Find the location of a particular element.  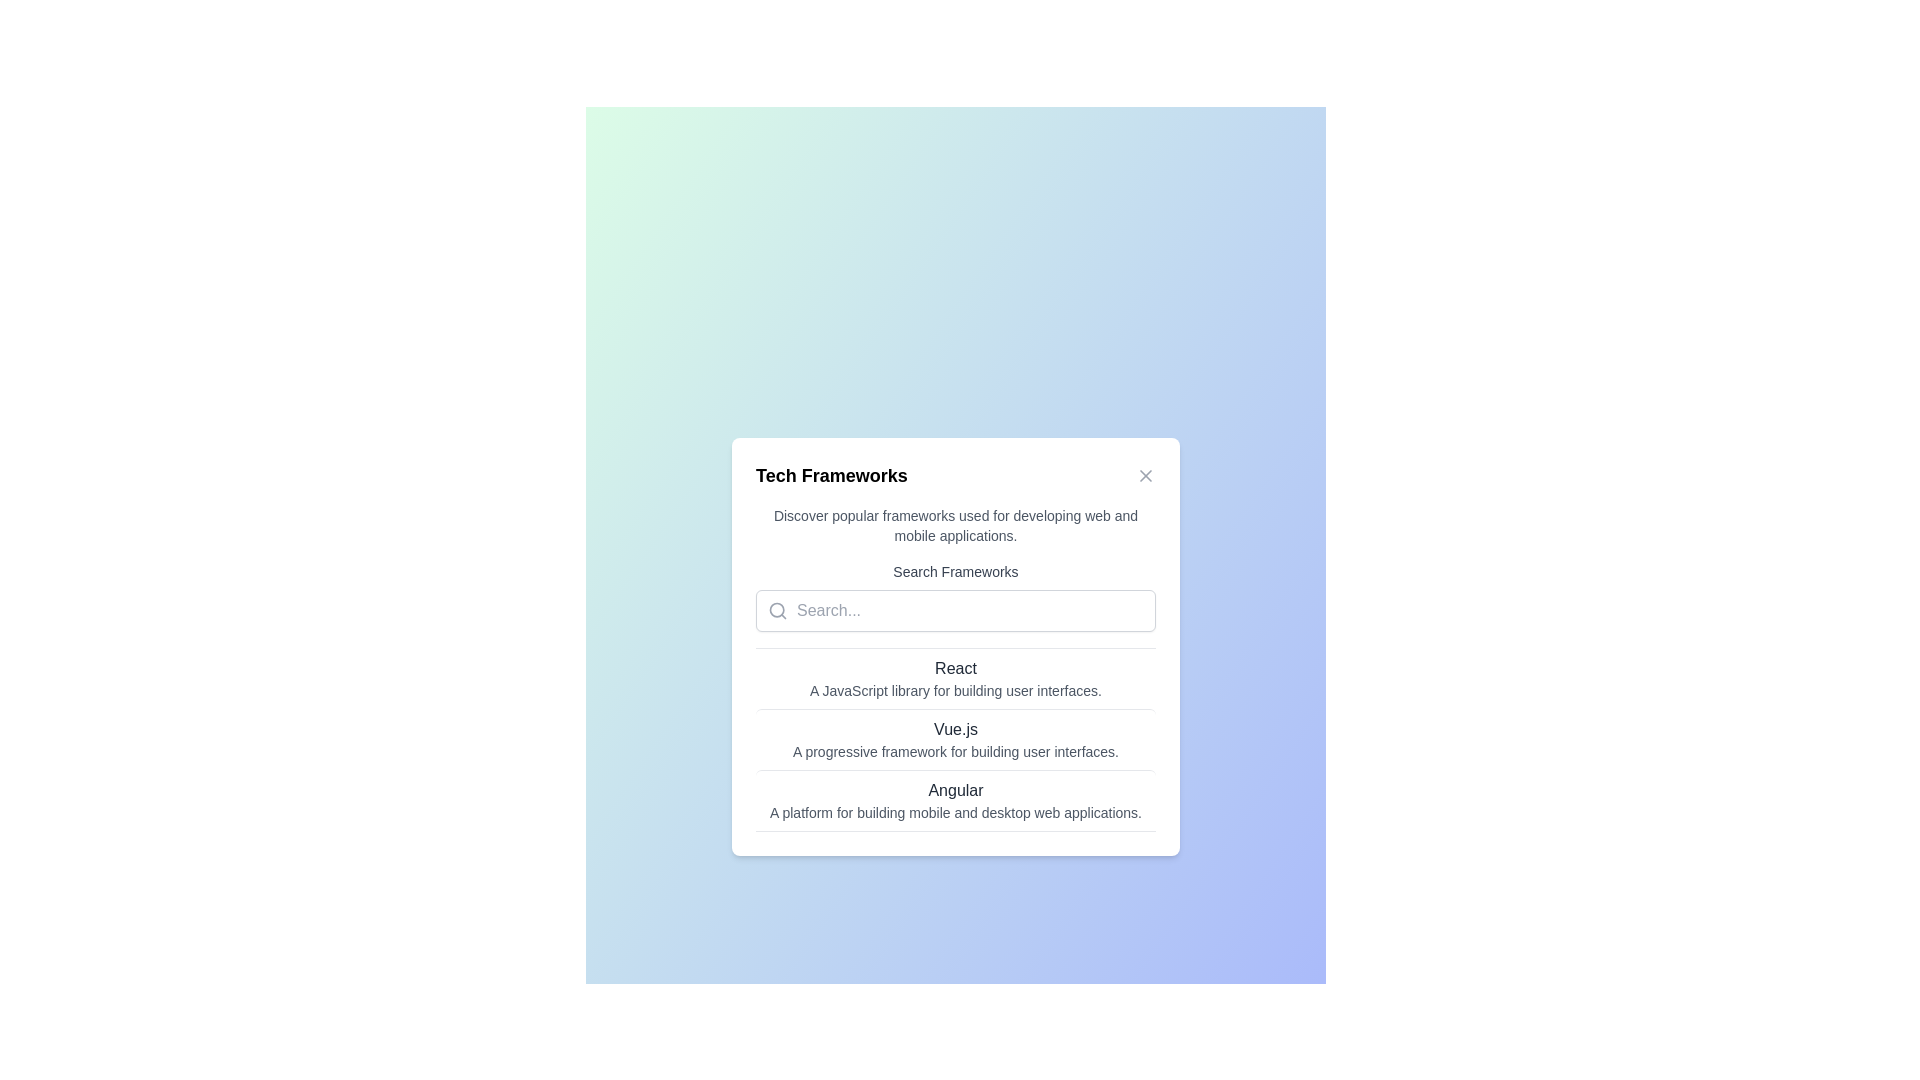

description on the informational card about the Vue.js framework, which is the second entry in a vertical list of three items is located at coordinates (954, 739).